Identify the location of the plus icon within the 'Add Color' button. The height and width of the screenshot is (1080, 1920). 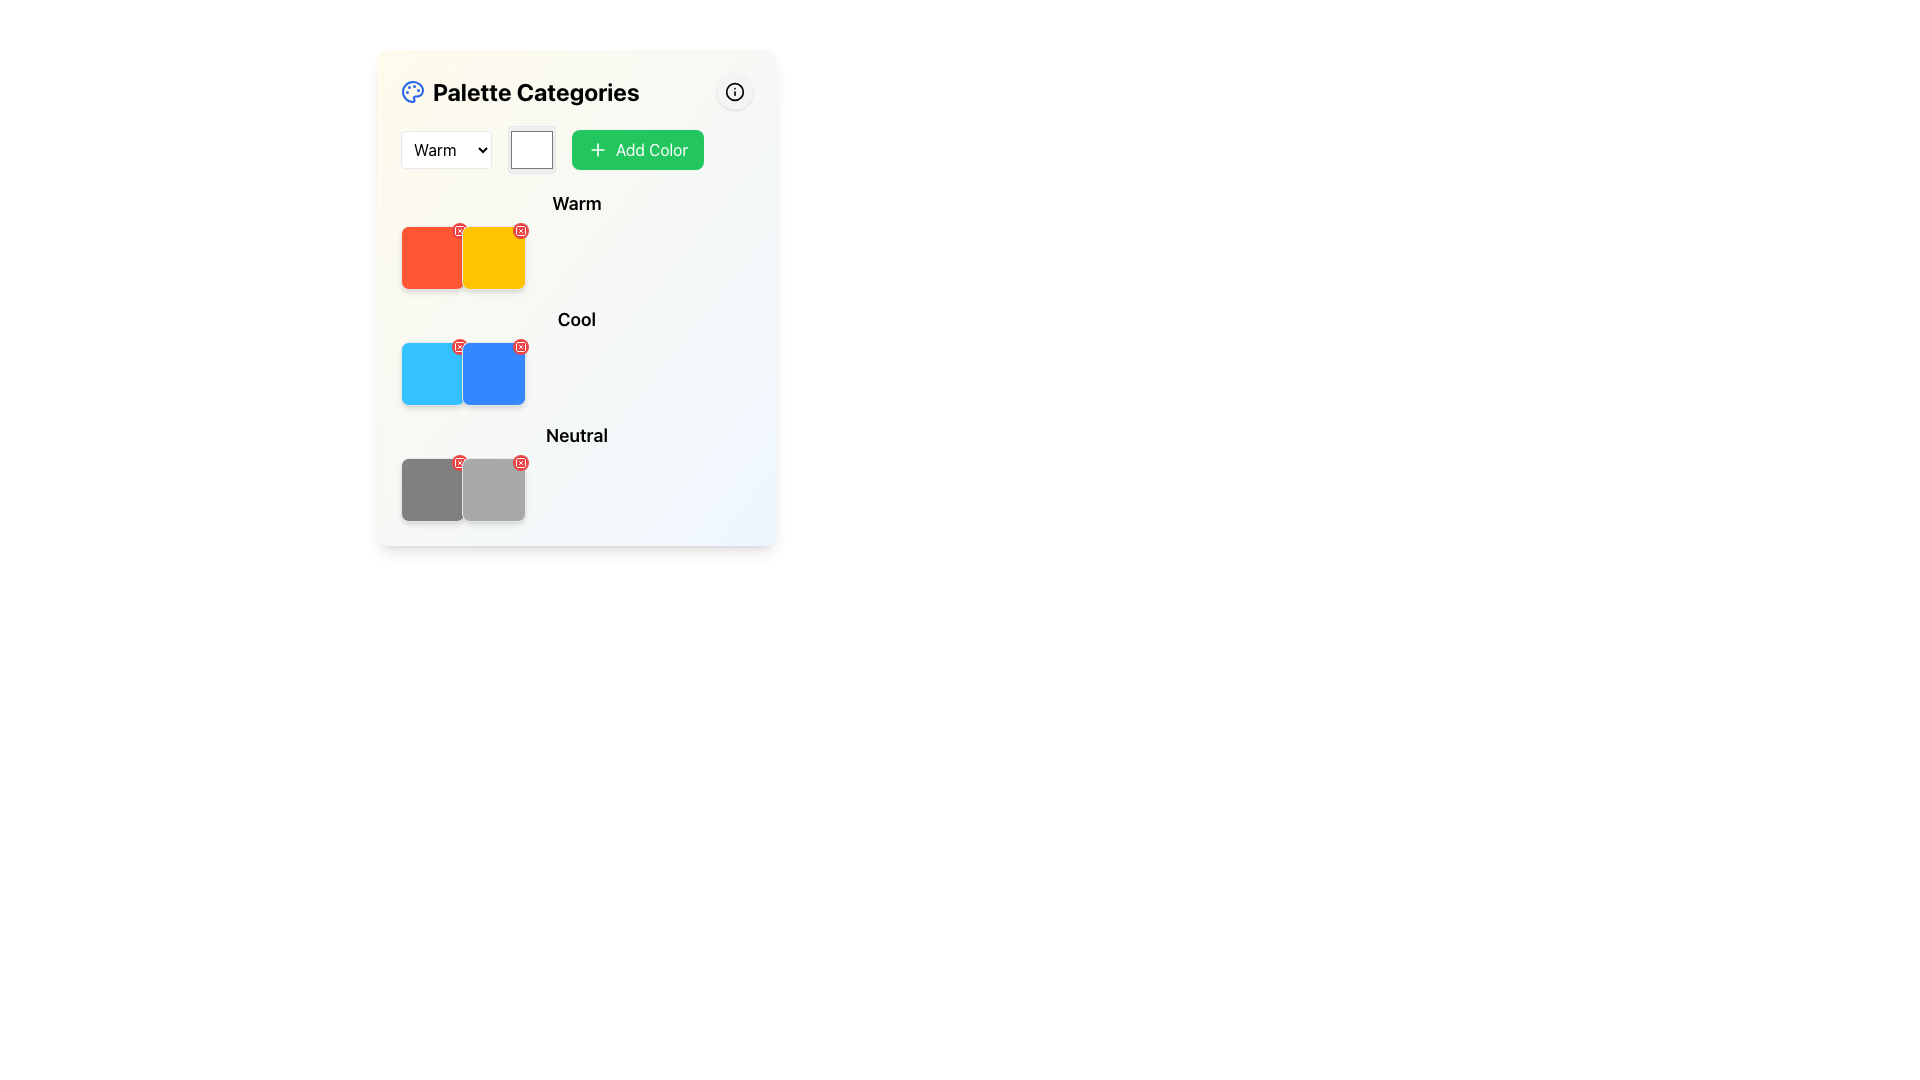
(597, 149).